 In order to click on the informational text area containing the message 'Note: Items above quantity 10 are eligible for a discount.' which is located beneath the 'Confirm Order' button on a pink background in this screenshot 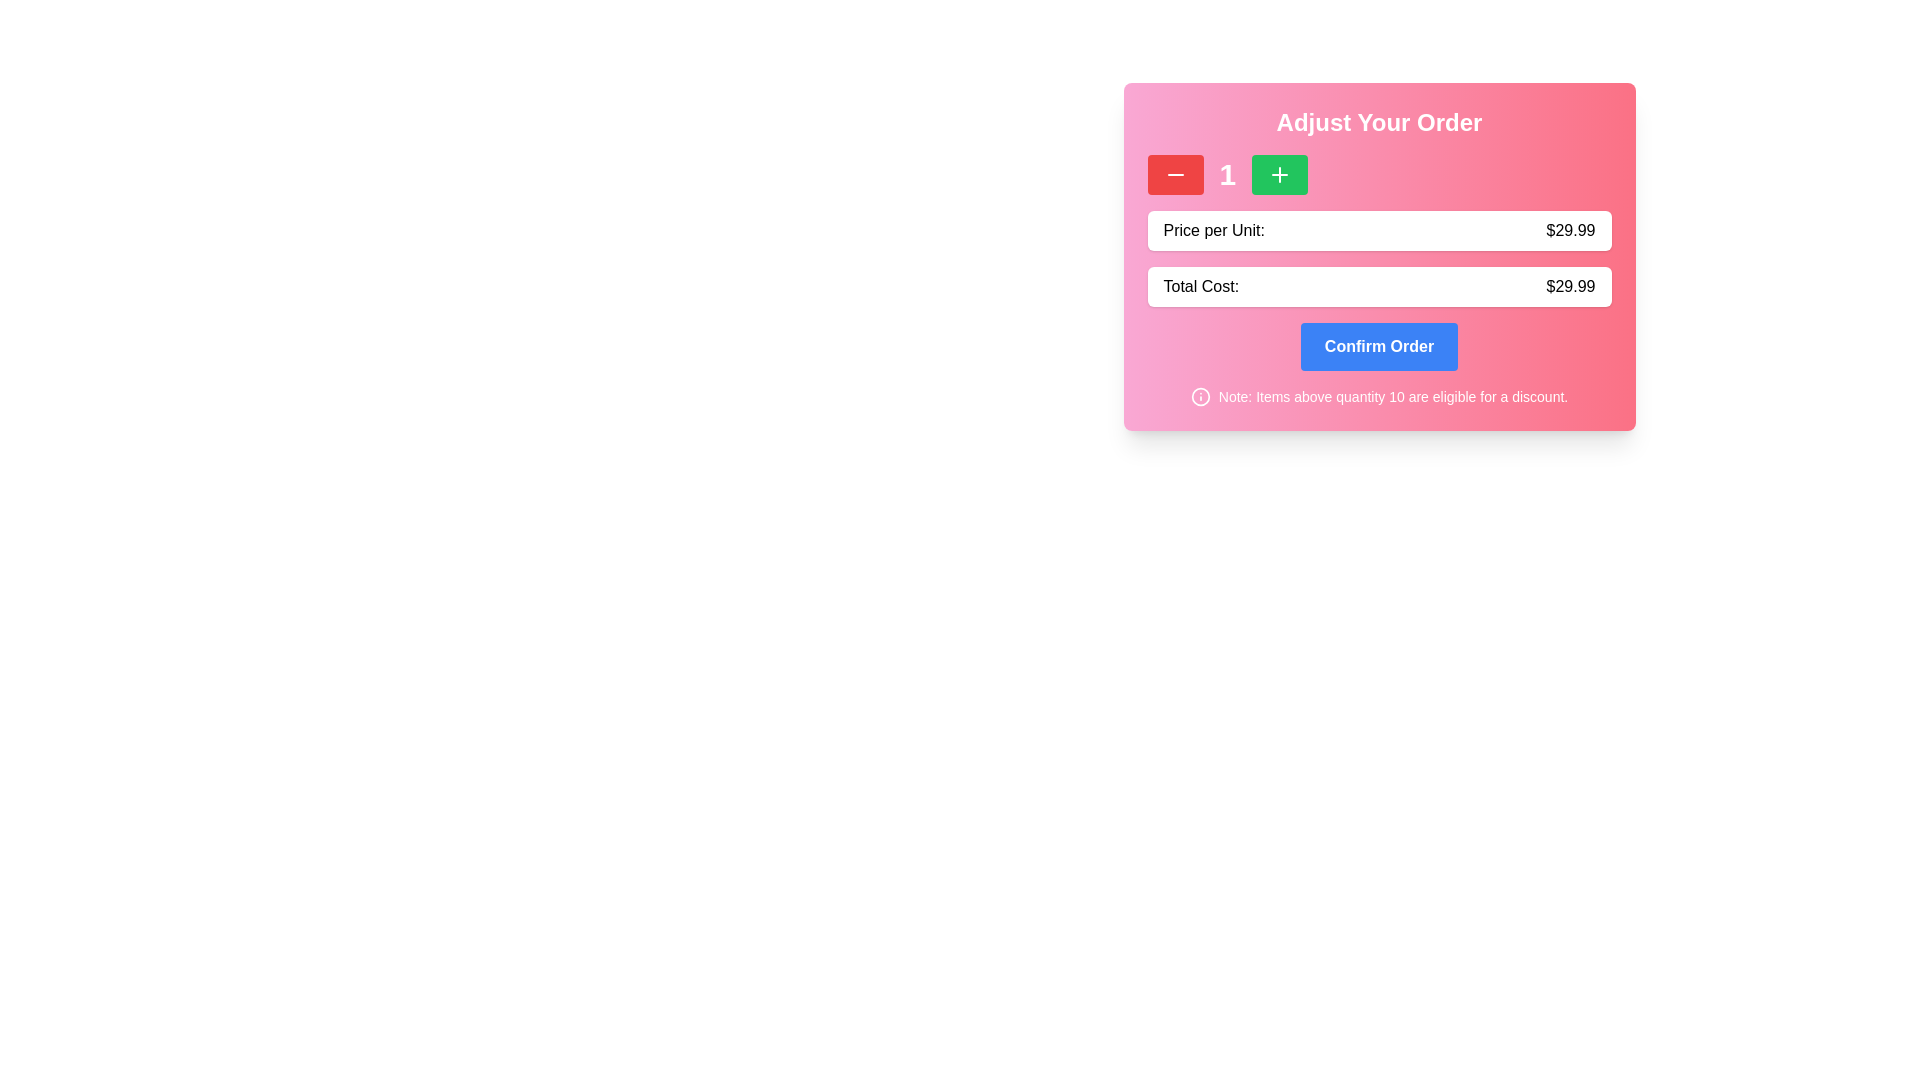, I will do `click(1378, 397)`.